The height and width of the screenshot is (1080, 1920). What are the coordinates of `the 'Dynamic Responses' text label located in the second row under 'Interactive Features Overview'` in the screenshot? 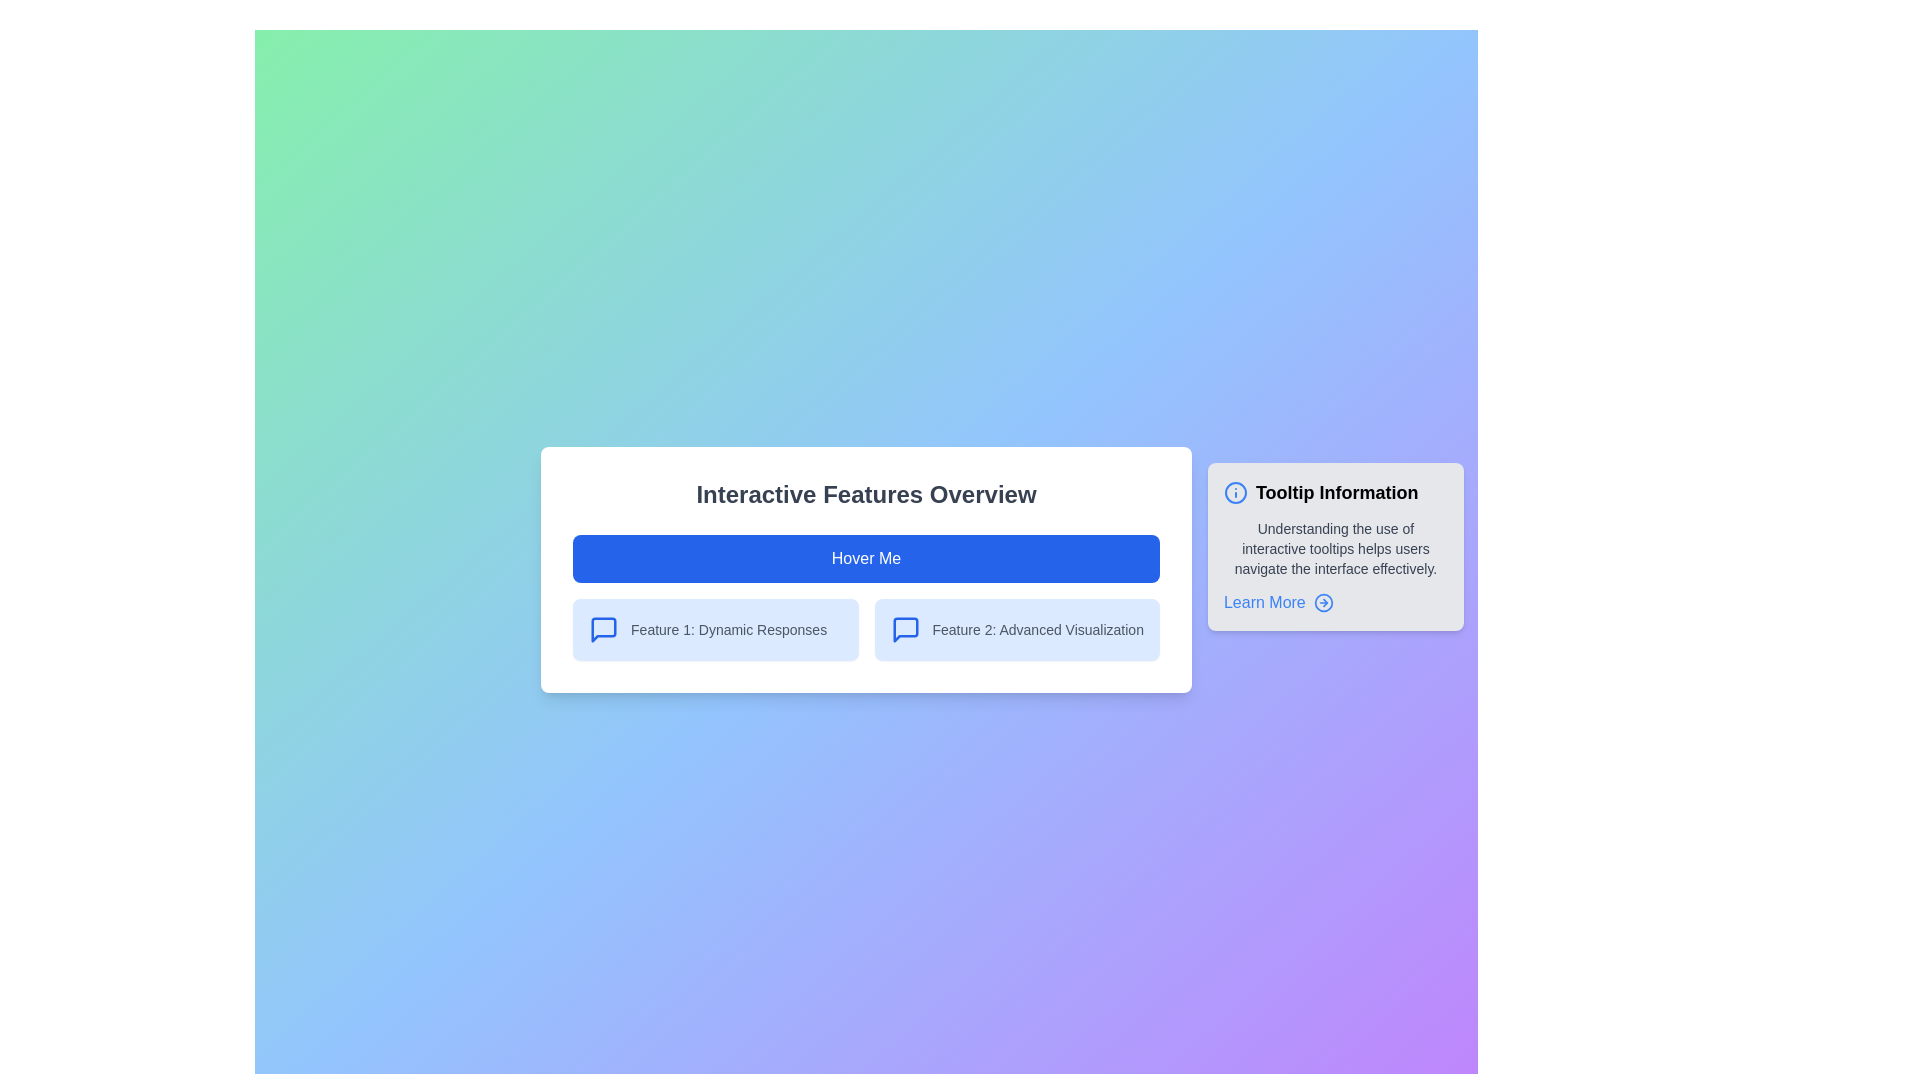 It's located at (728, 628).